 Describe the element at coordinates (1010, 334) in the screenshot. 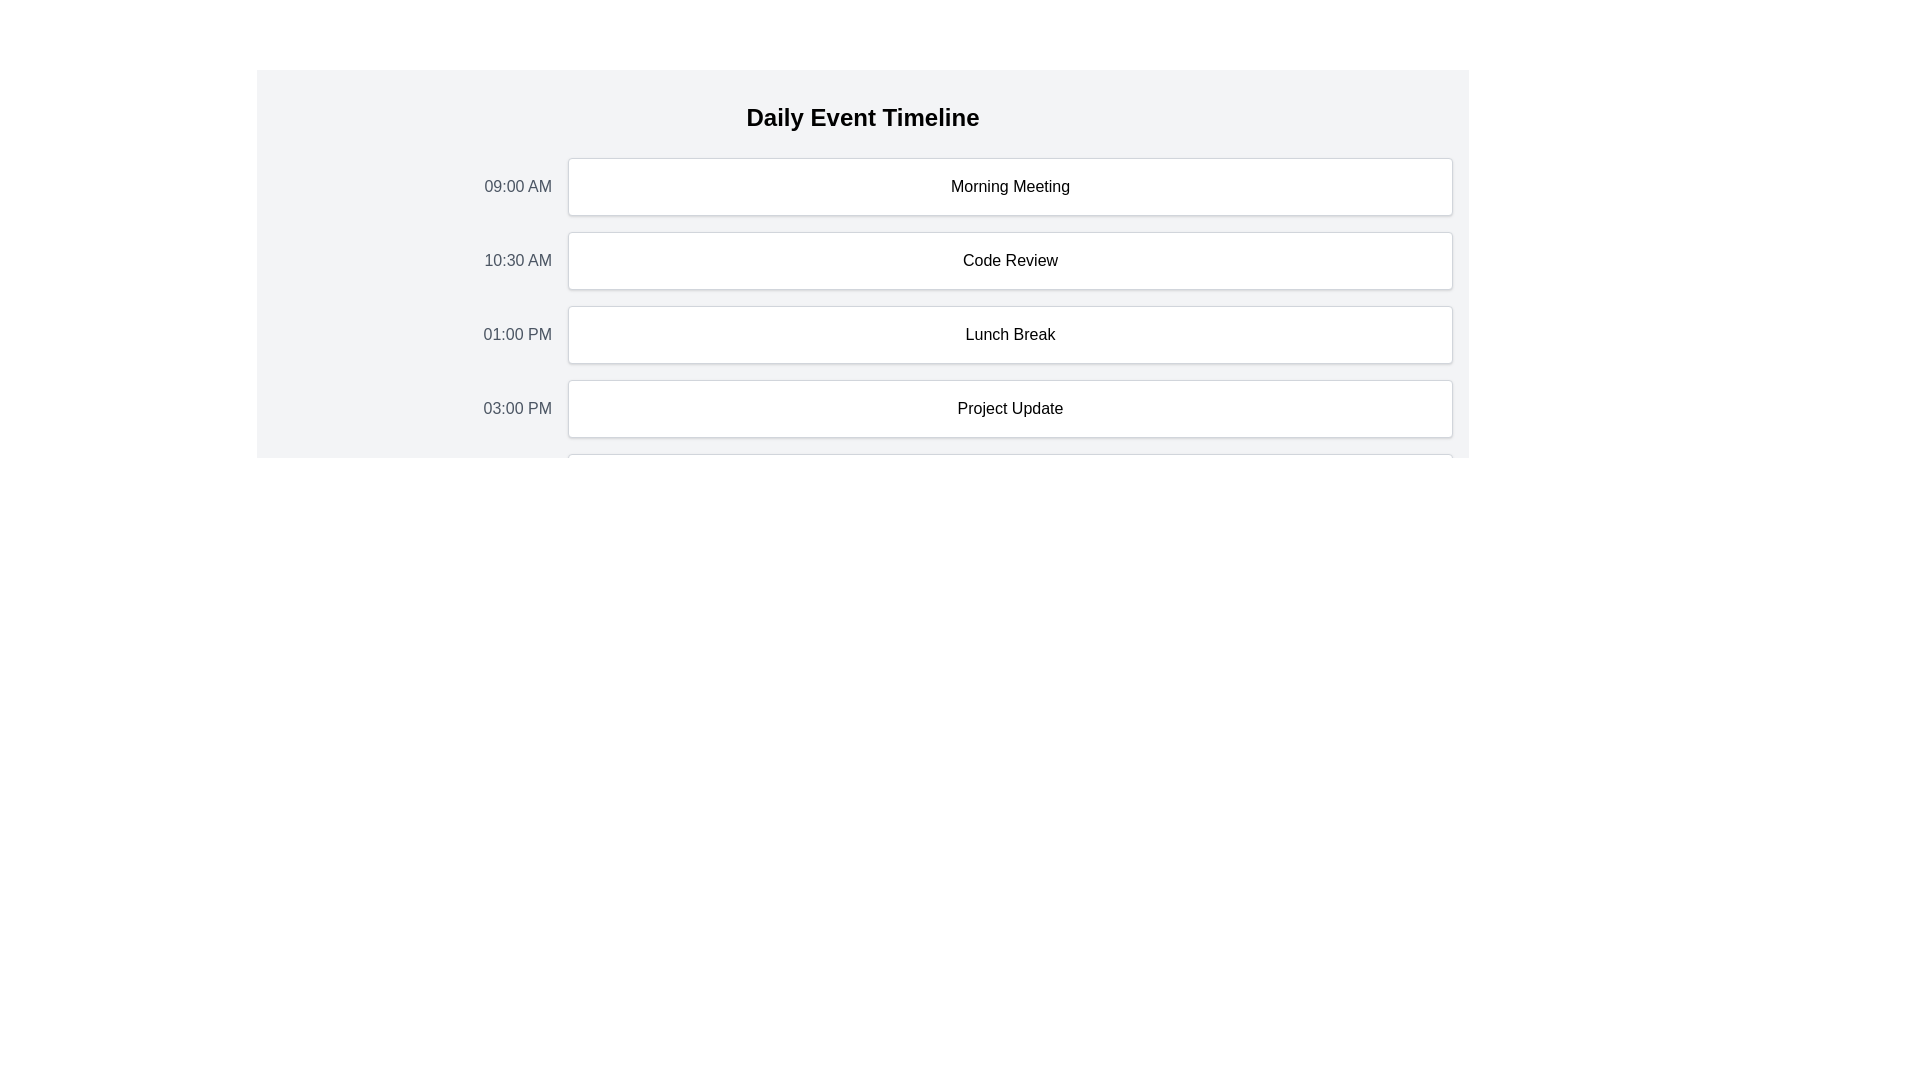

I see `the 'Lunch Break' text content box which is the third entry in the vertical timeline aligned to the right of the timestamp '01:00 PM'` at that location.